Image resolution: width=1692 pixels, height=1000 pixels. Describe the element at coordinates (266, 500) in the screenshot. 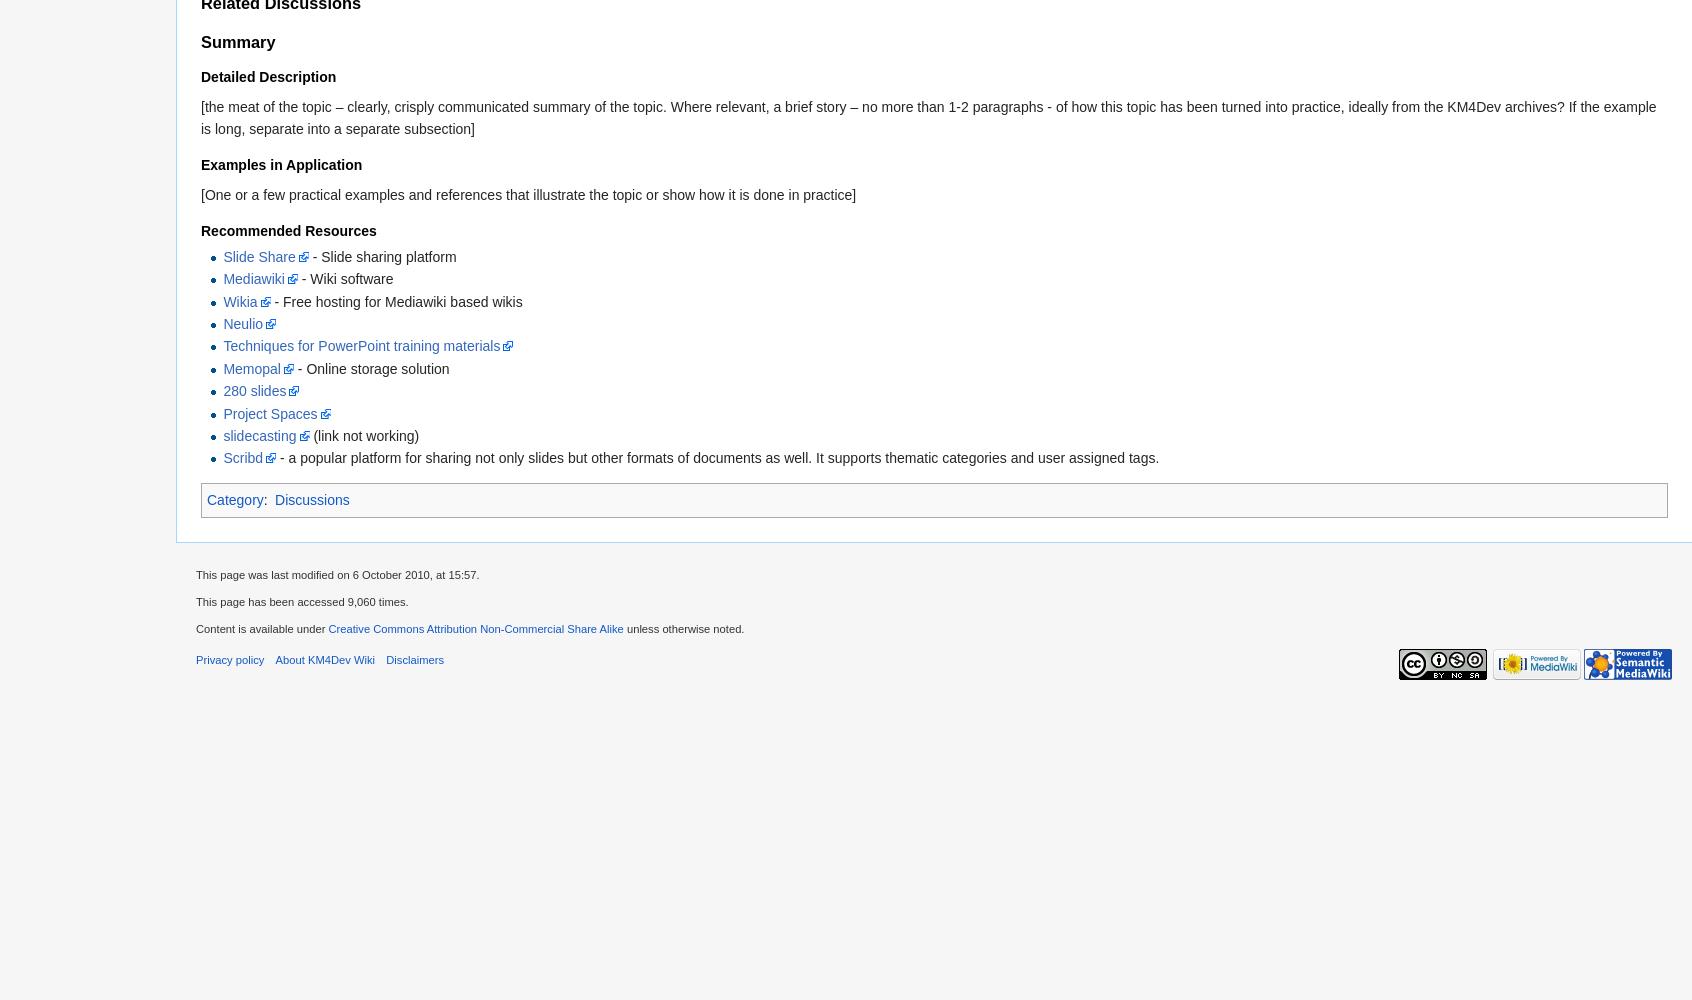

I see `':'` at that location.